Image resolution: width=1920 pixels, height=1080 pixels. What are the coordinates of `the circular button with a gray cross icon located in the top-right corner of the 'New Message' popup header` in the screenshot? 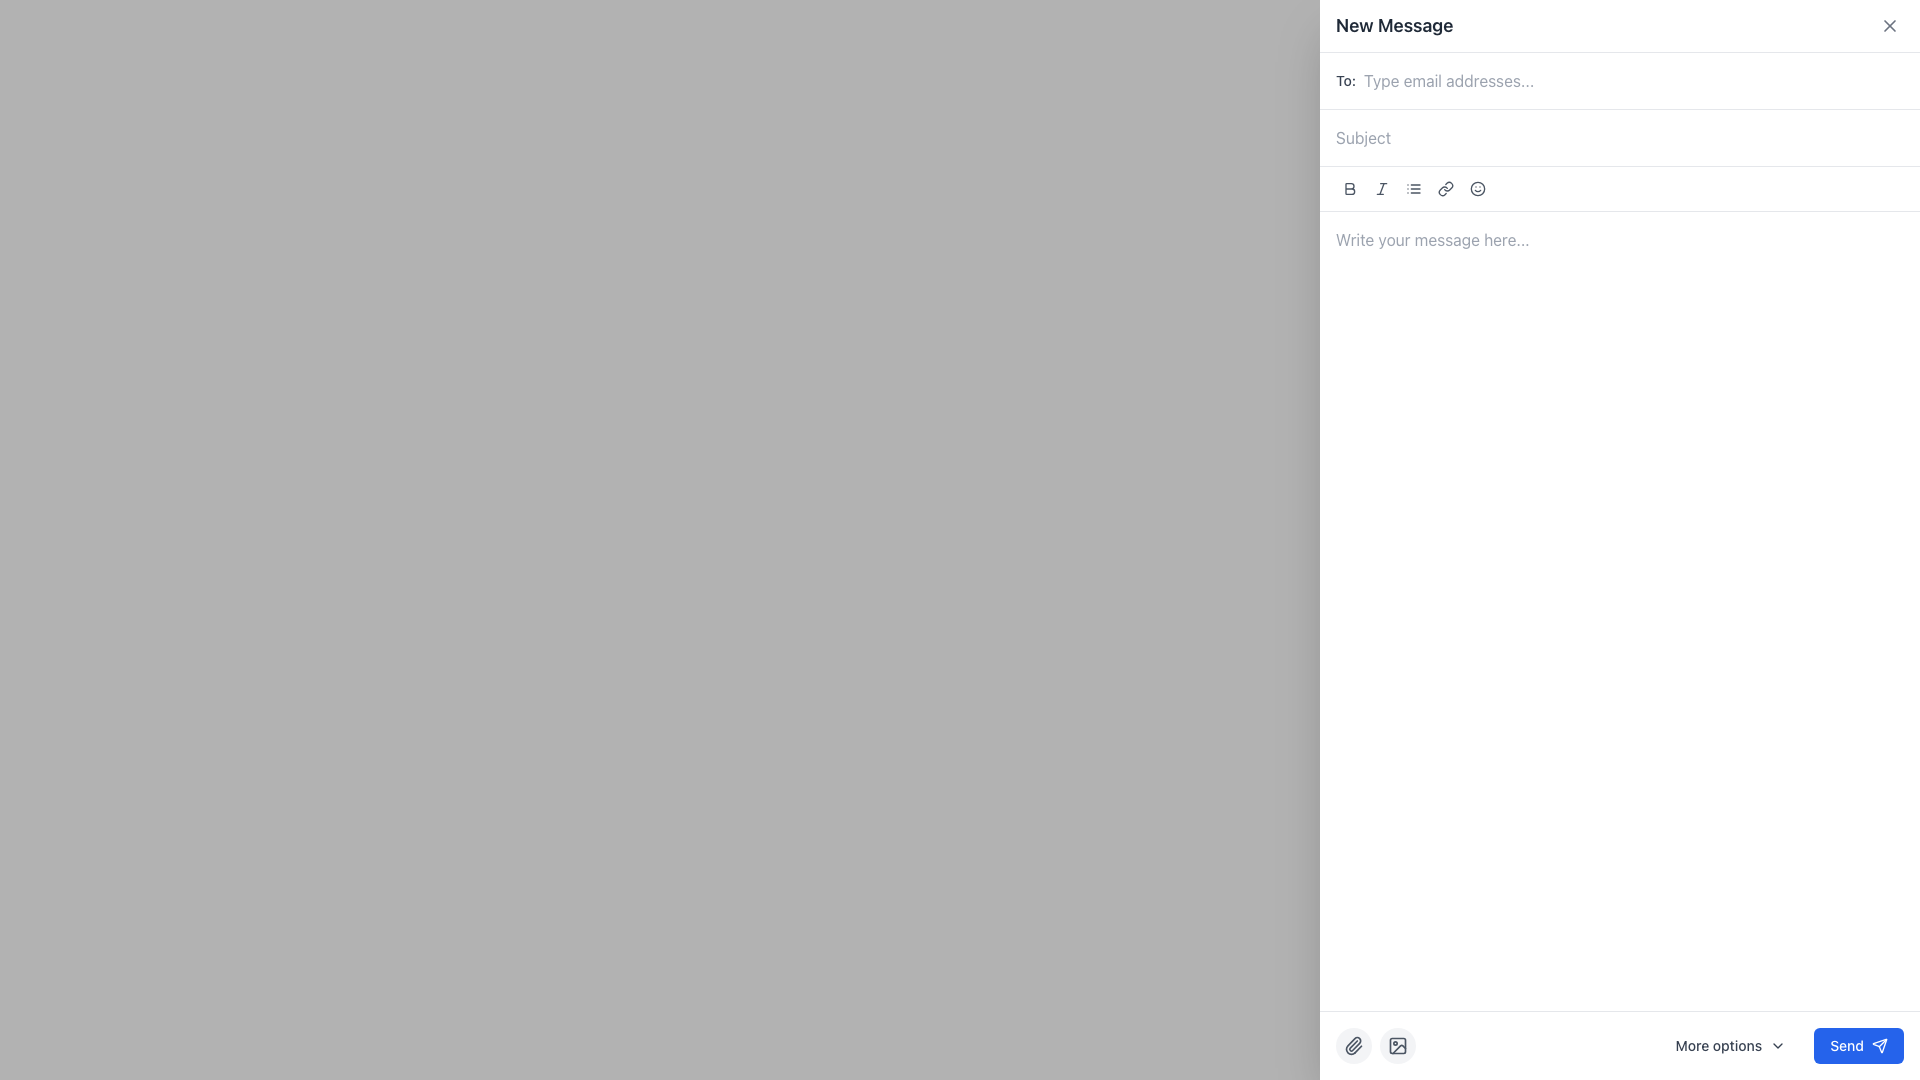 It's located at (1889, 26).